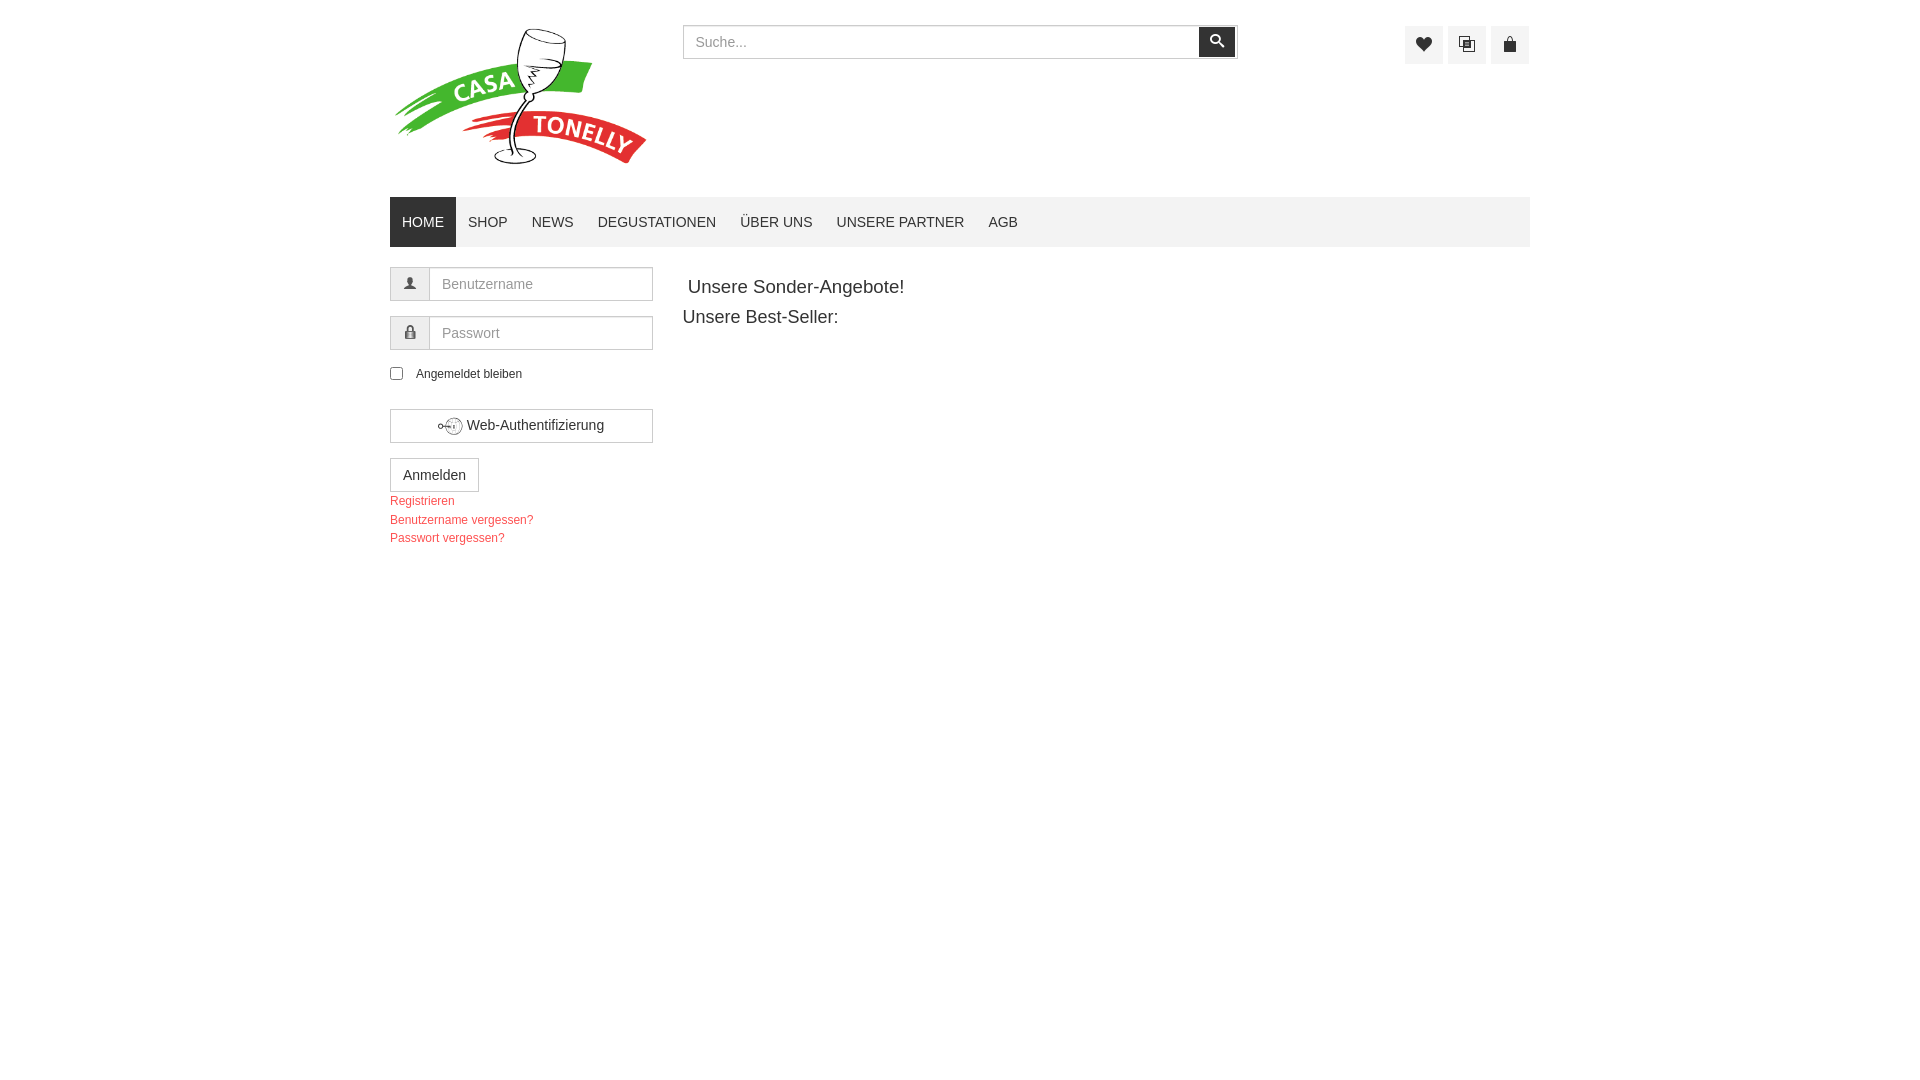 This screenshot has width=1920, height=1080. What do you see at coordinates (446, 536) in the screenshot?
I see `'Passwort vergessen?'` at bounding box center [446, 536].